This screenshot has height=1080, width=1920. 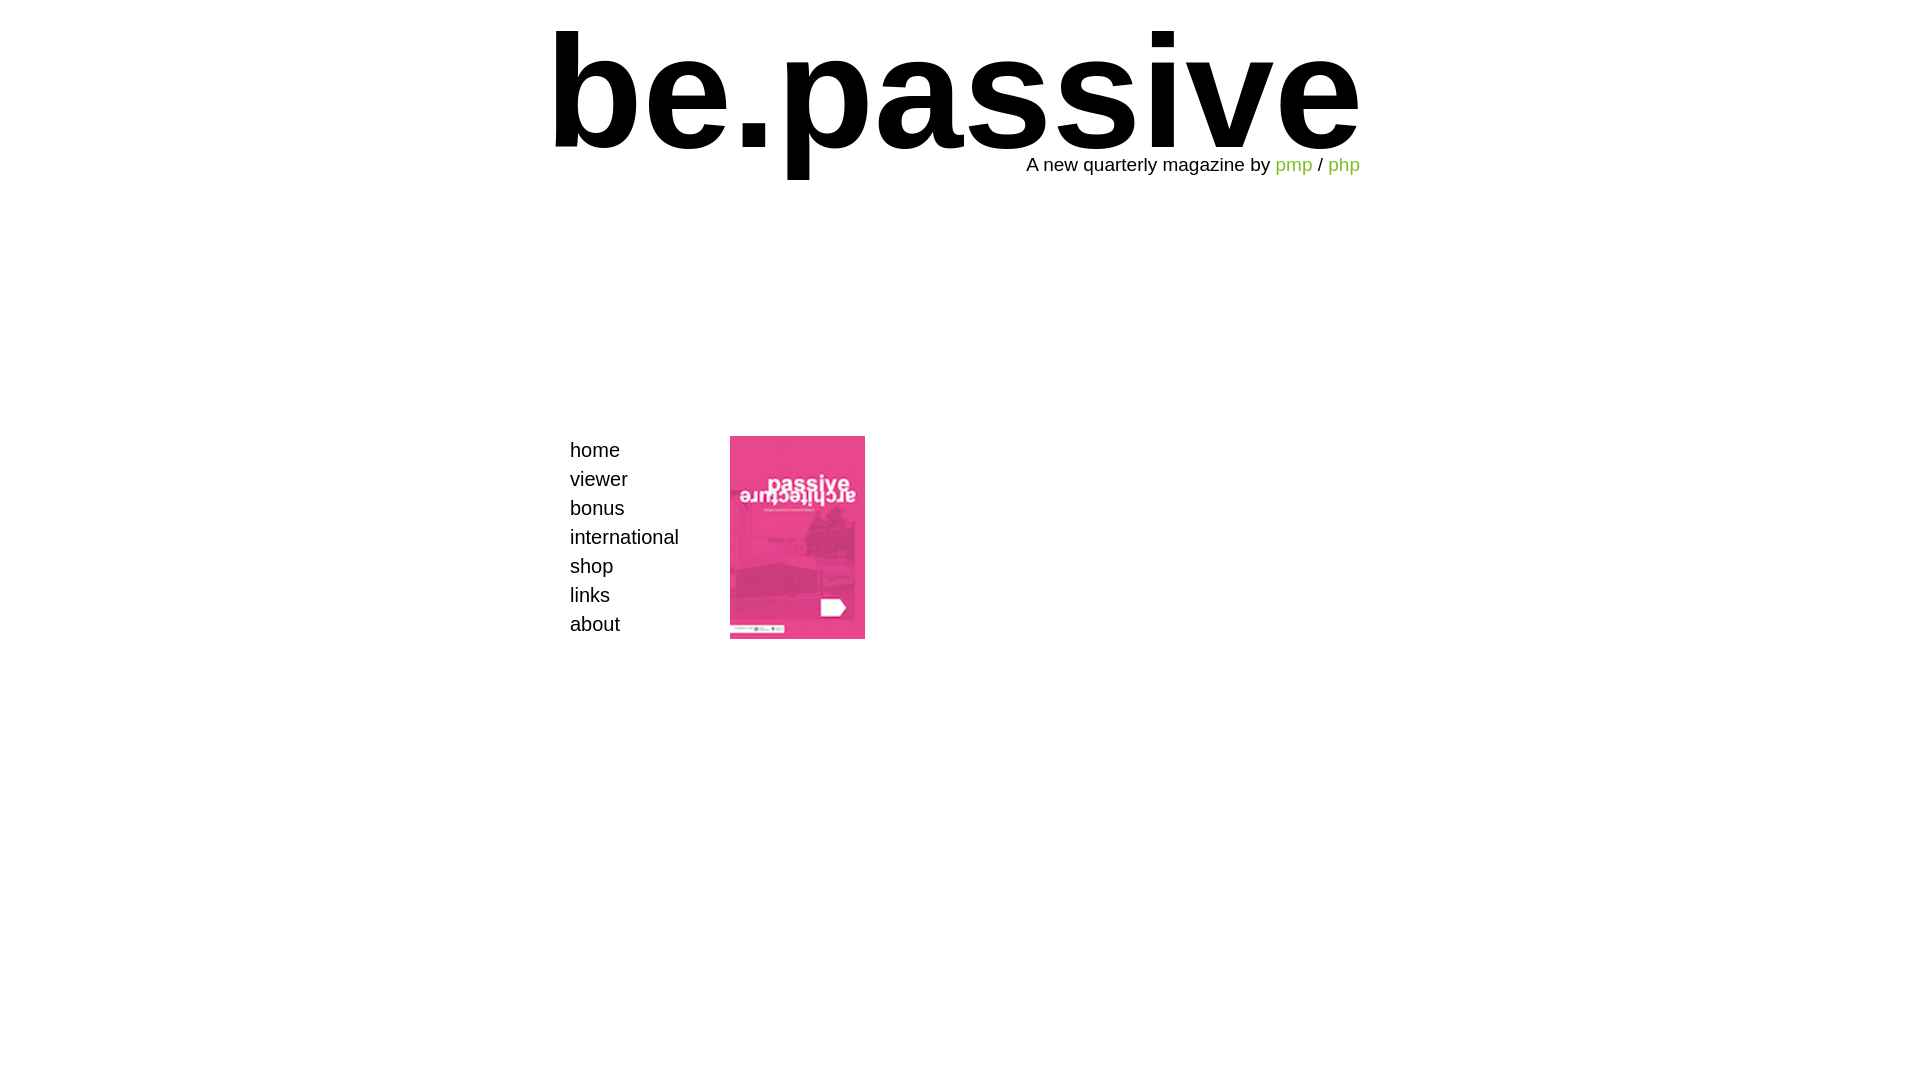 I want to click on 'about', so click(x=618, y=623).